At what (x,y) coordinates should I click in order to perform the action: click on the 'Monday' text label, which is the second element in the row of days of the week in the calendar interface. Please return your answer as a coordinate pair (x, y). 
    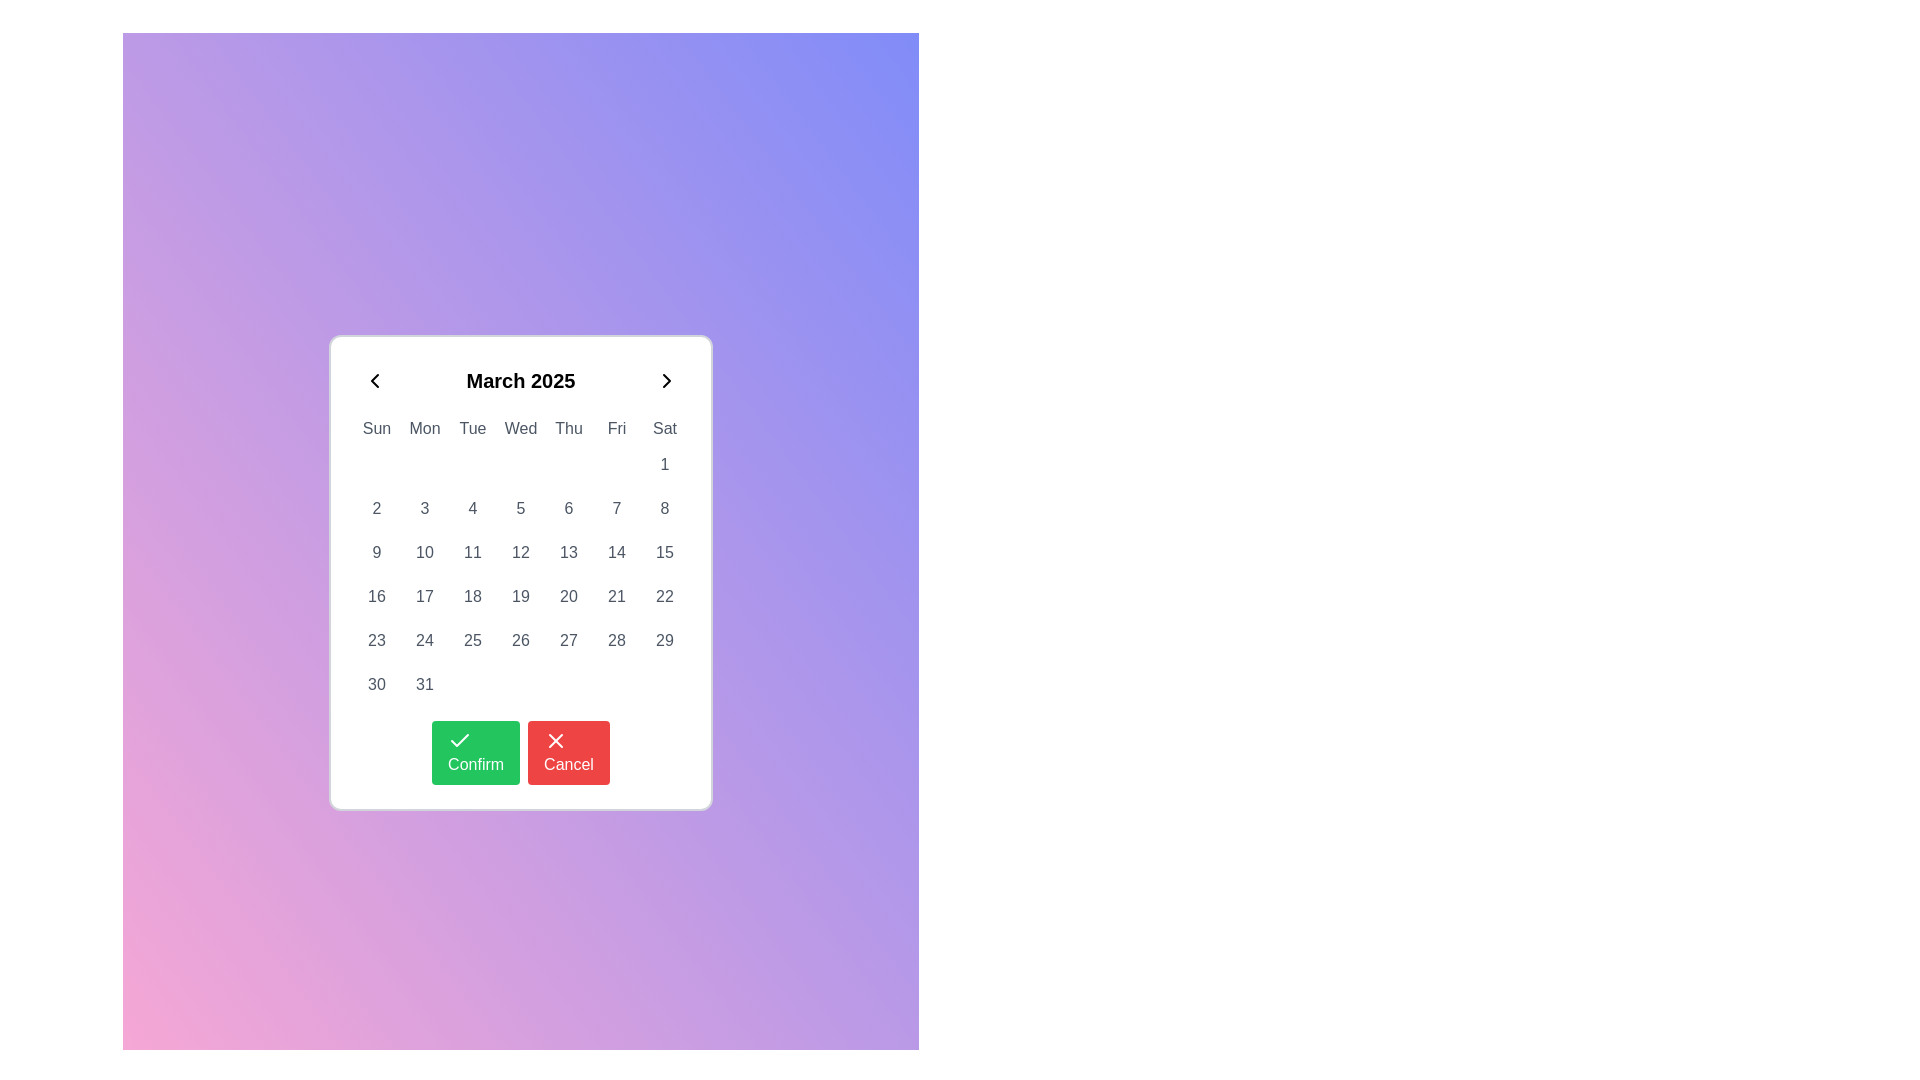
    Looking at the image, I should click on (424, 427).